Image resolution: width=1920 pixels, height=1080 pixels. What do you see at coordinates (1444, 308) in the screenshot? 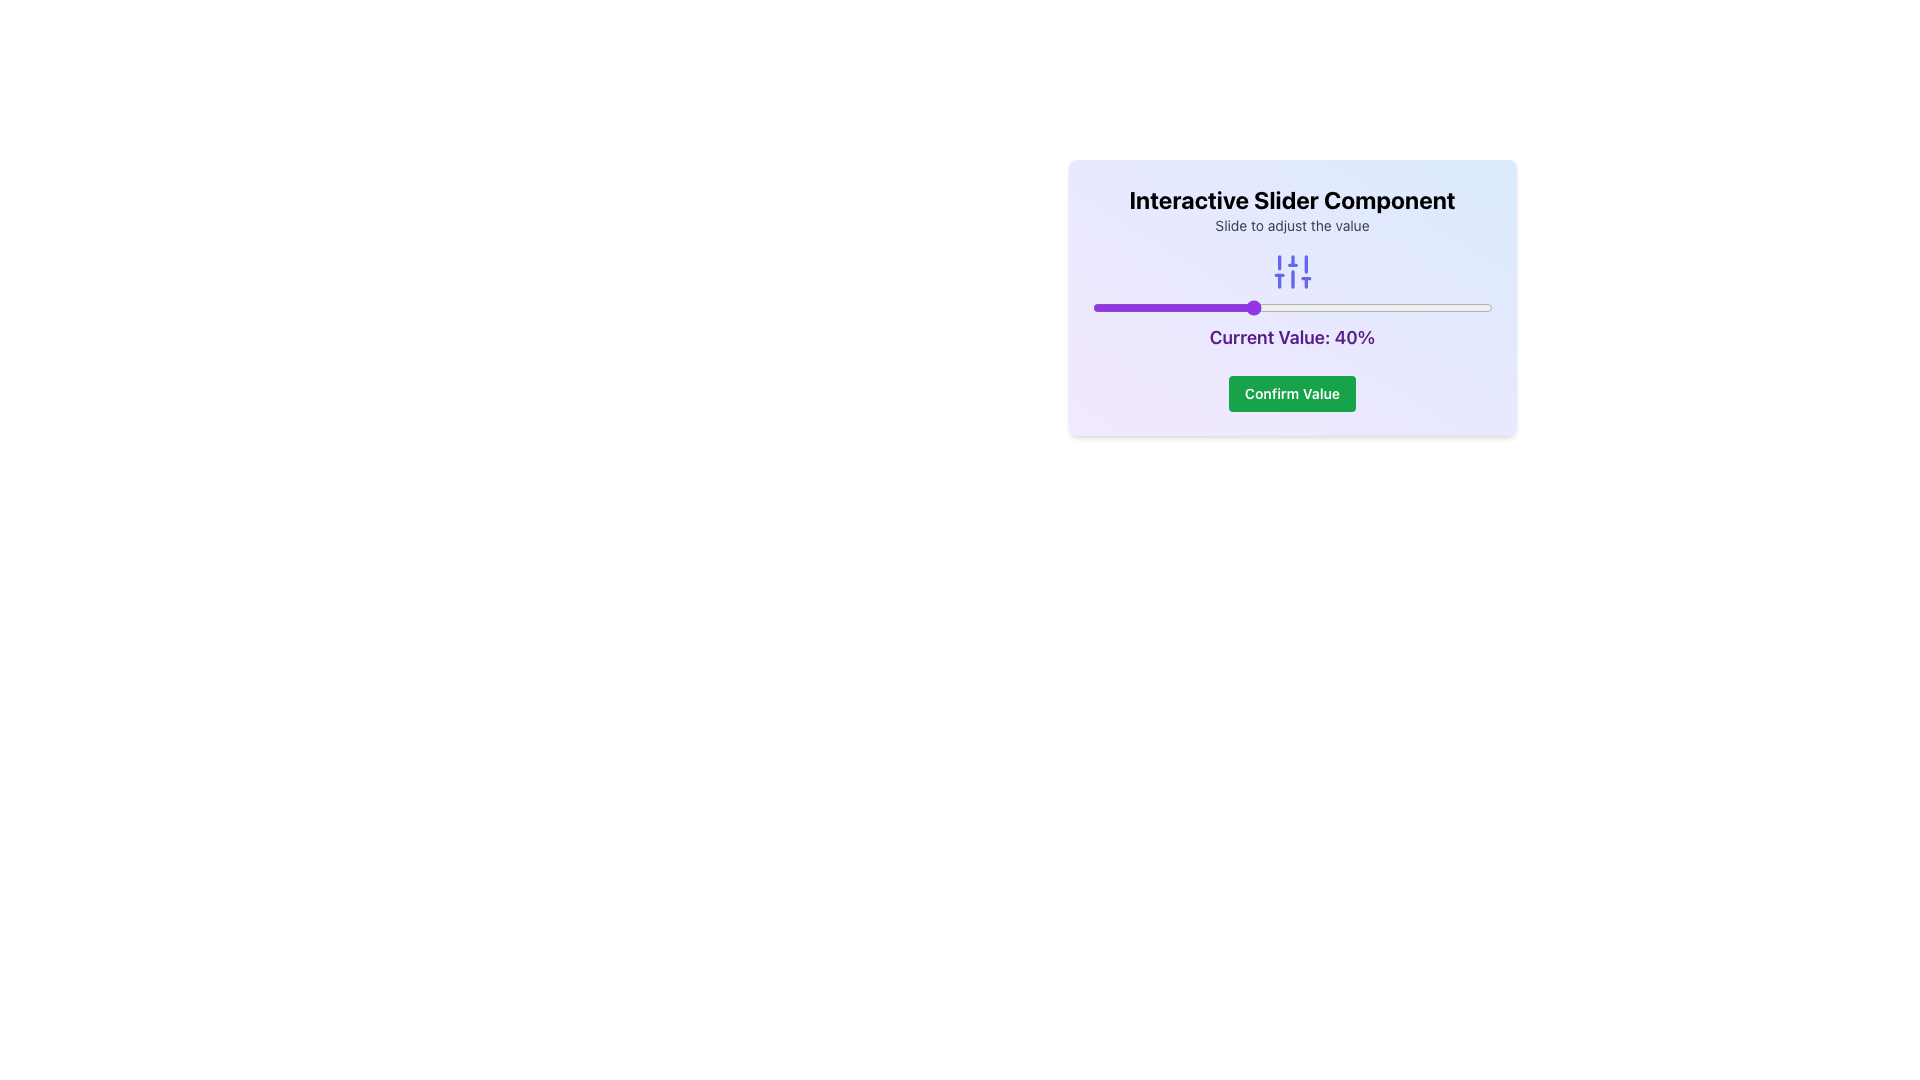
I see `the slider value` at bounding box center [1444, 308].